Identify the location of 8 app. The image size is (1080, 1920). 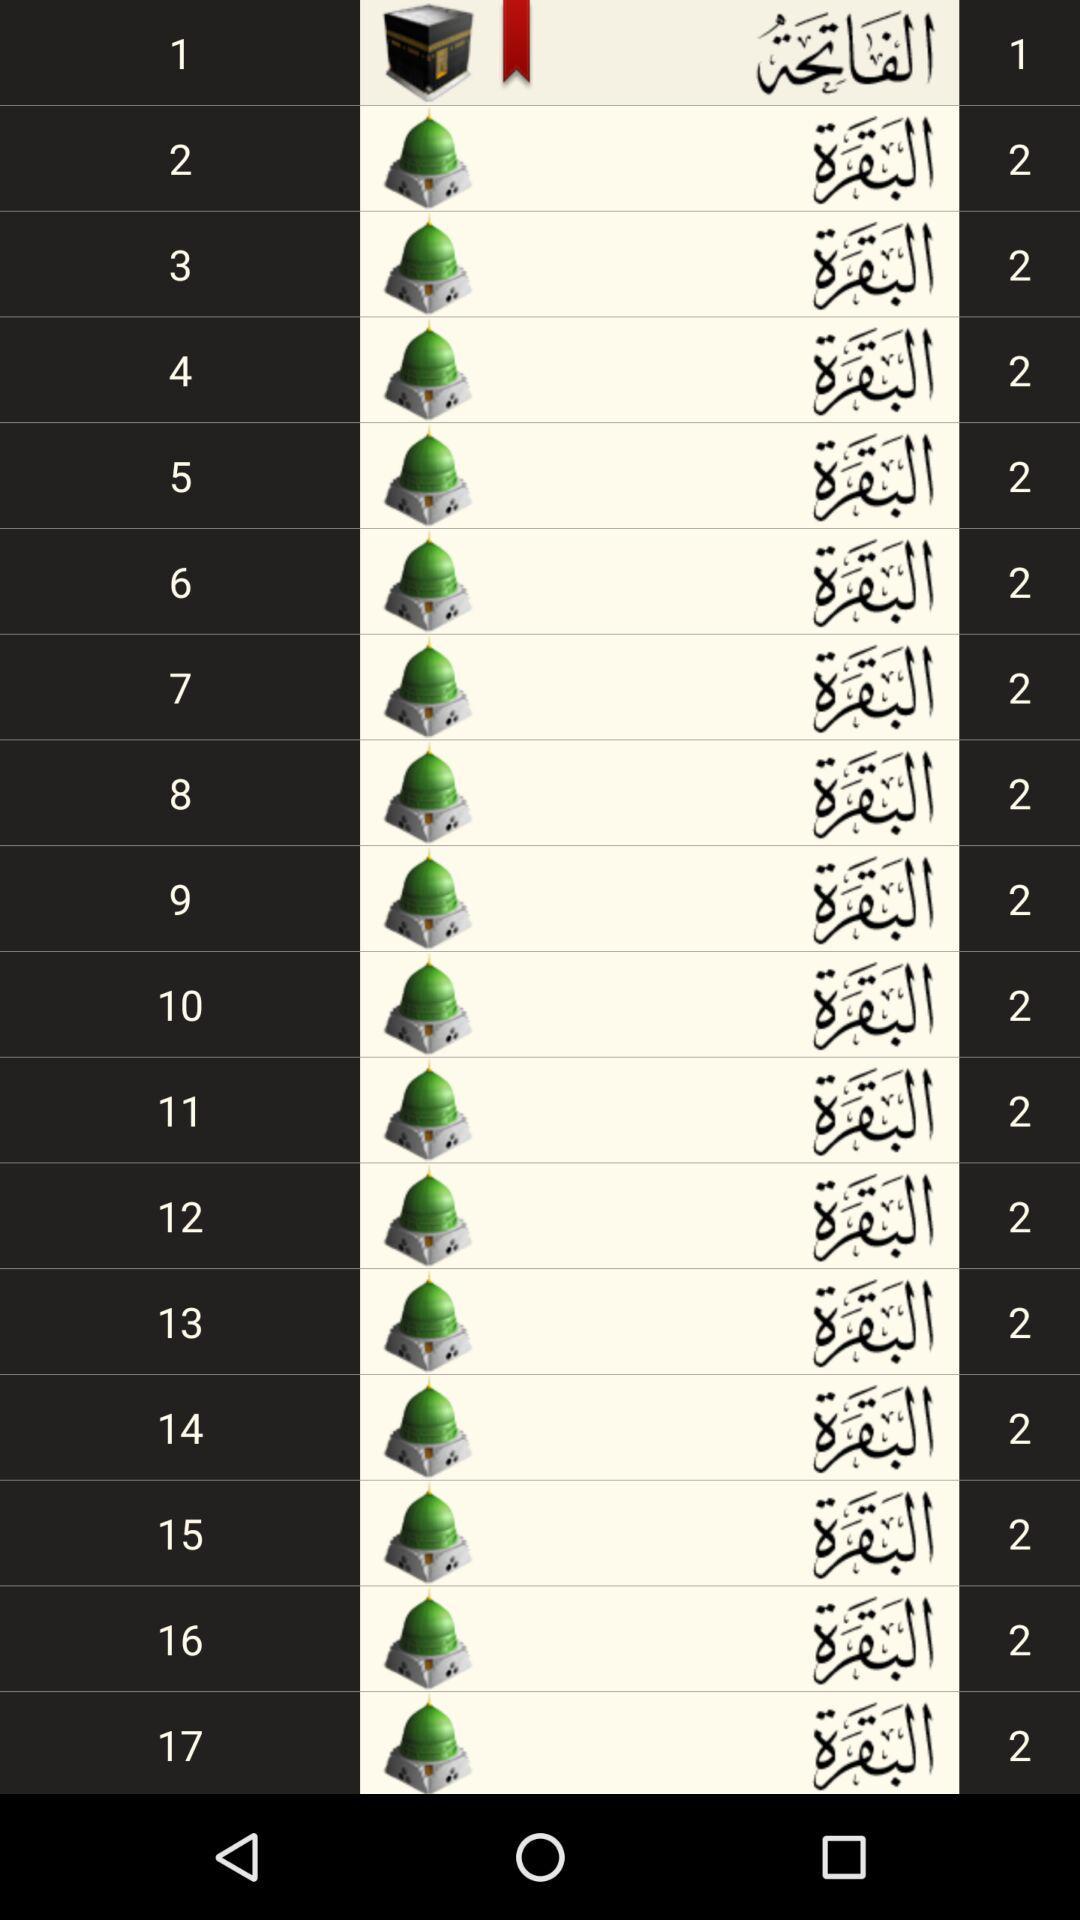
(180, 791).